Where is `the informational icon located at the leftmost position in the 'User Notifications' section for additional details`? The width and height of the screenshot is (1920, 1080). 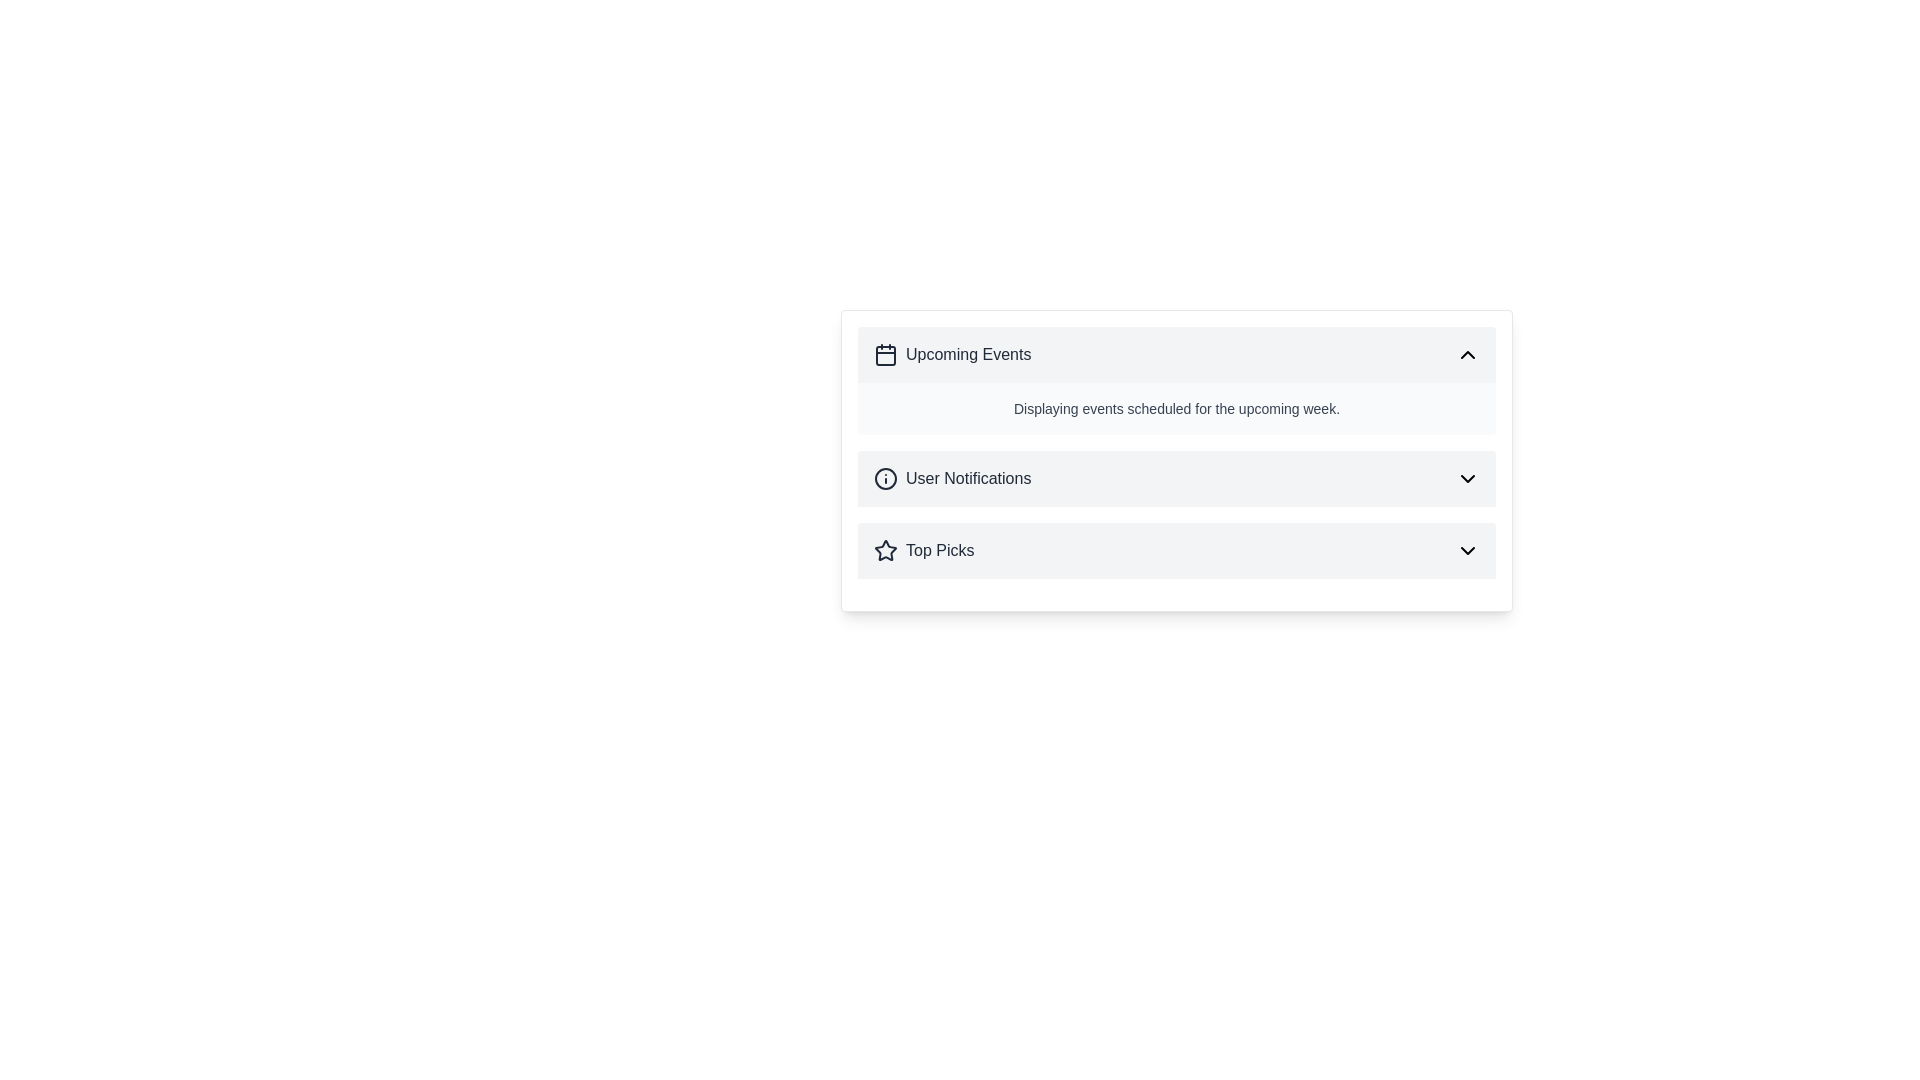 the informational icon located at the leftmost position in the 'User Notifications' section for additional details is located at coordinates (885, 478).